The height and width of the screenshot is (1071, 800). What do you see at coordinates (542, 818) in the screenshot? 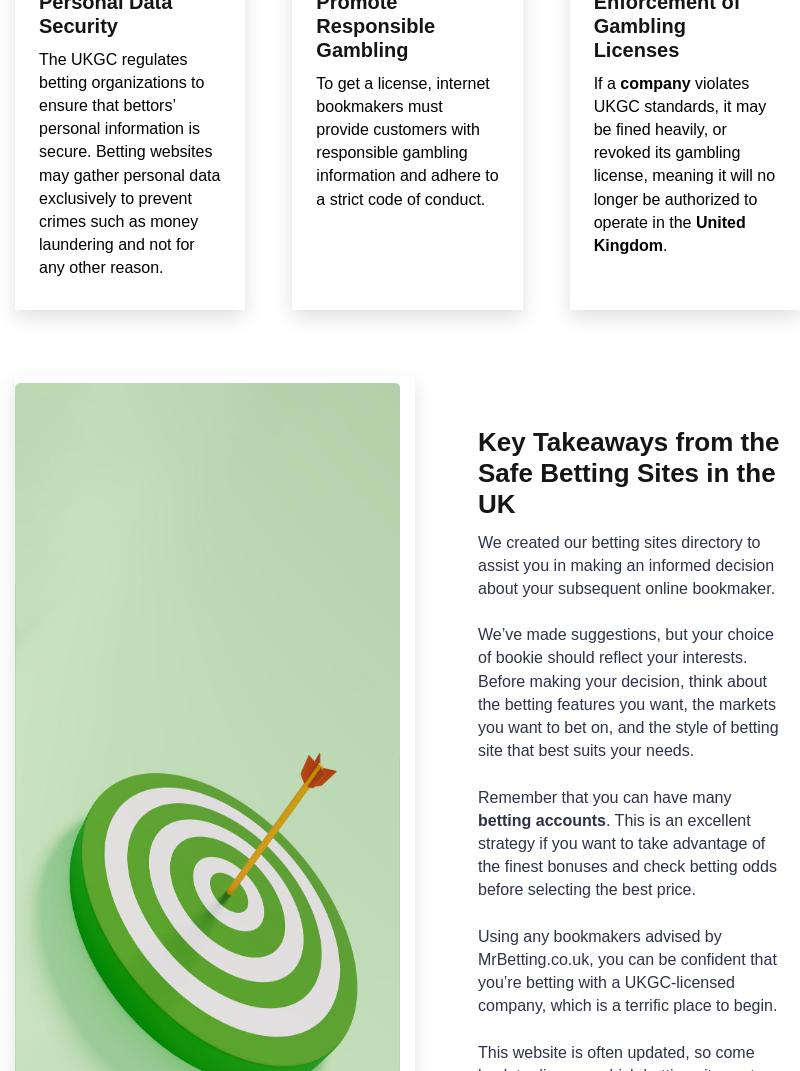
I see `'betting accounts'` at bounding box center [542, 818].